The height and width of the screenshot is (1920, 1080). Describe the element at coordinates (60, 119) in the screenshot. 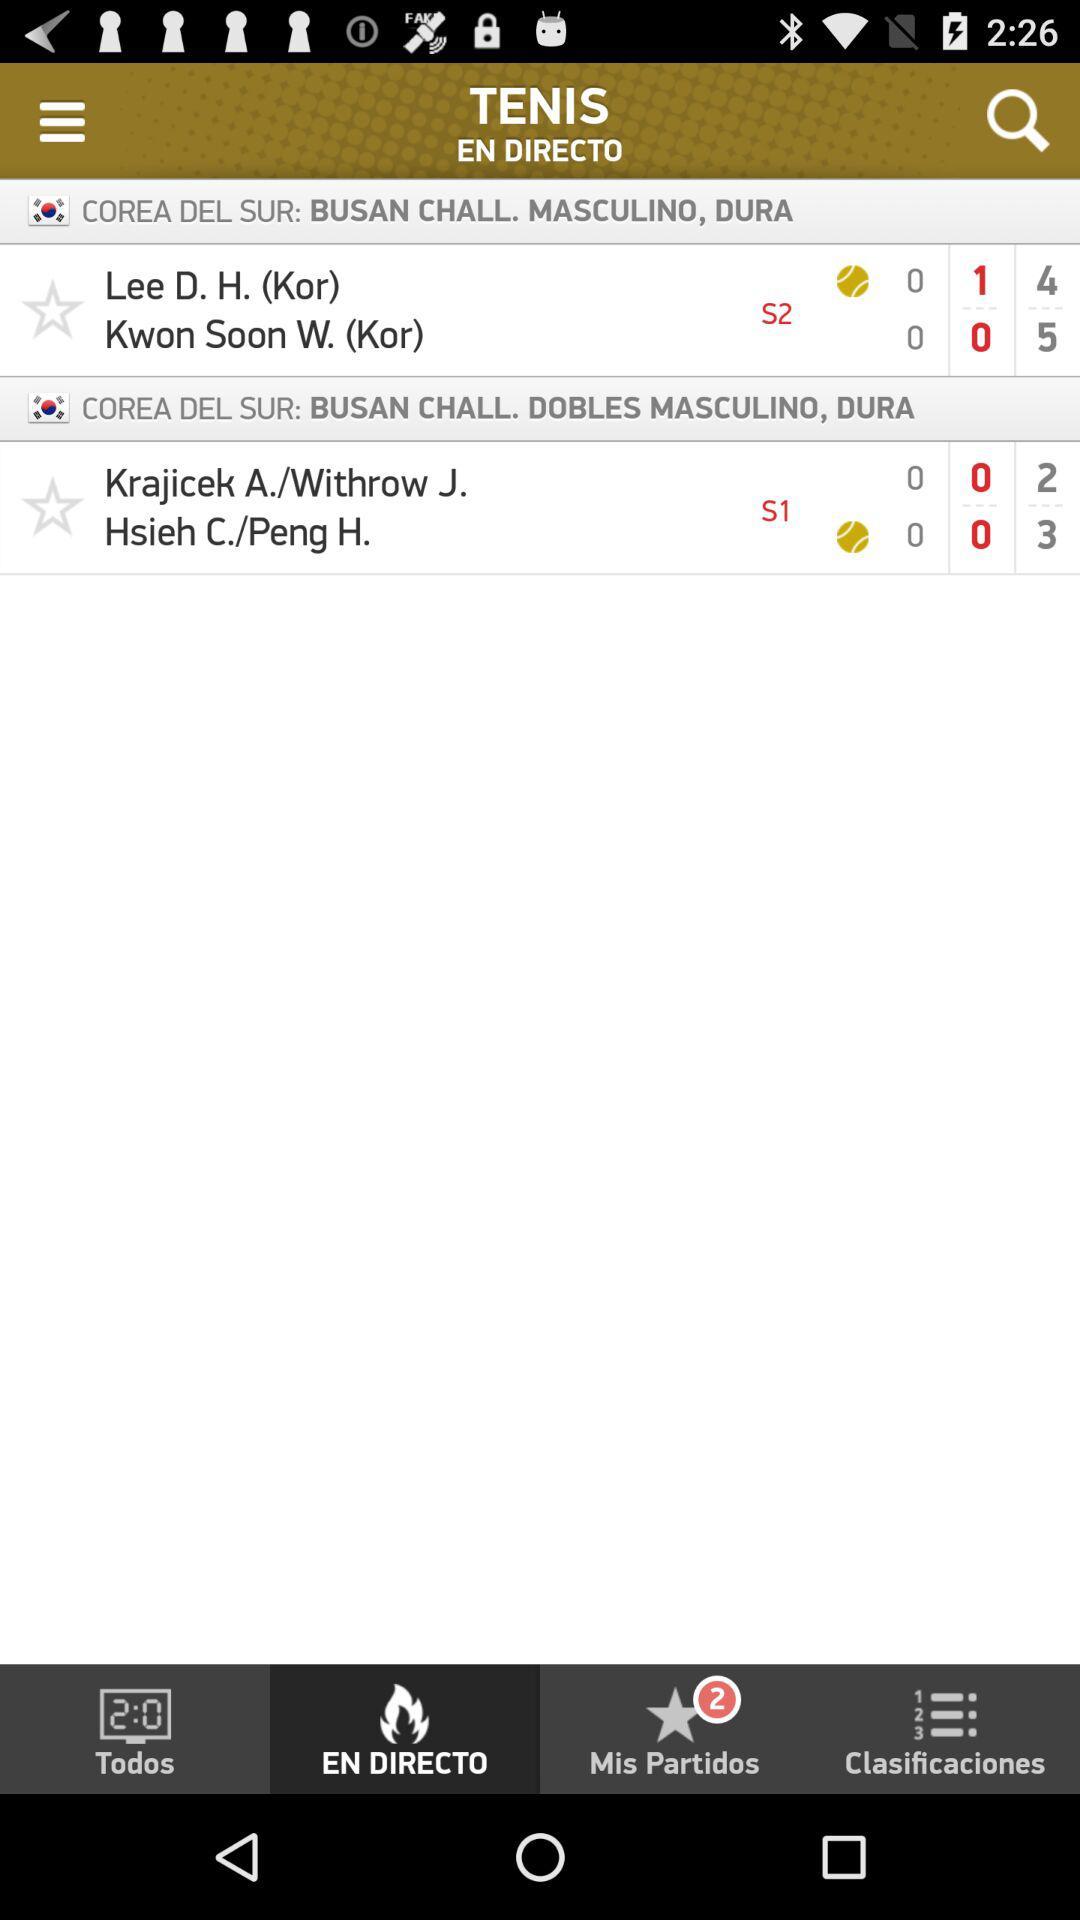

I see `the item to the left of the :  icon` at that location.